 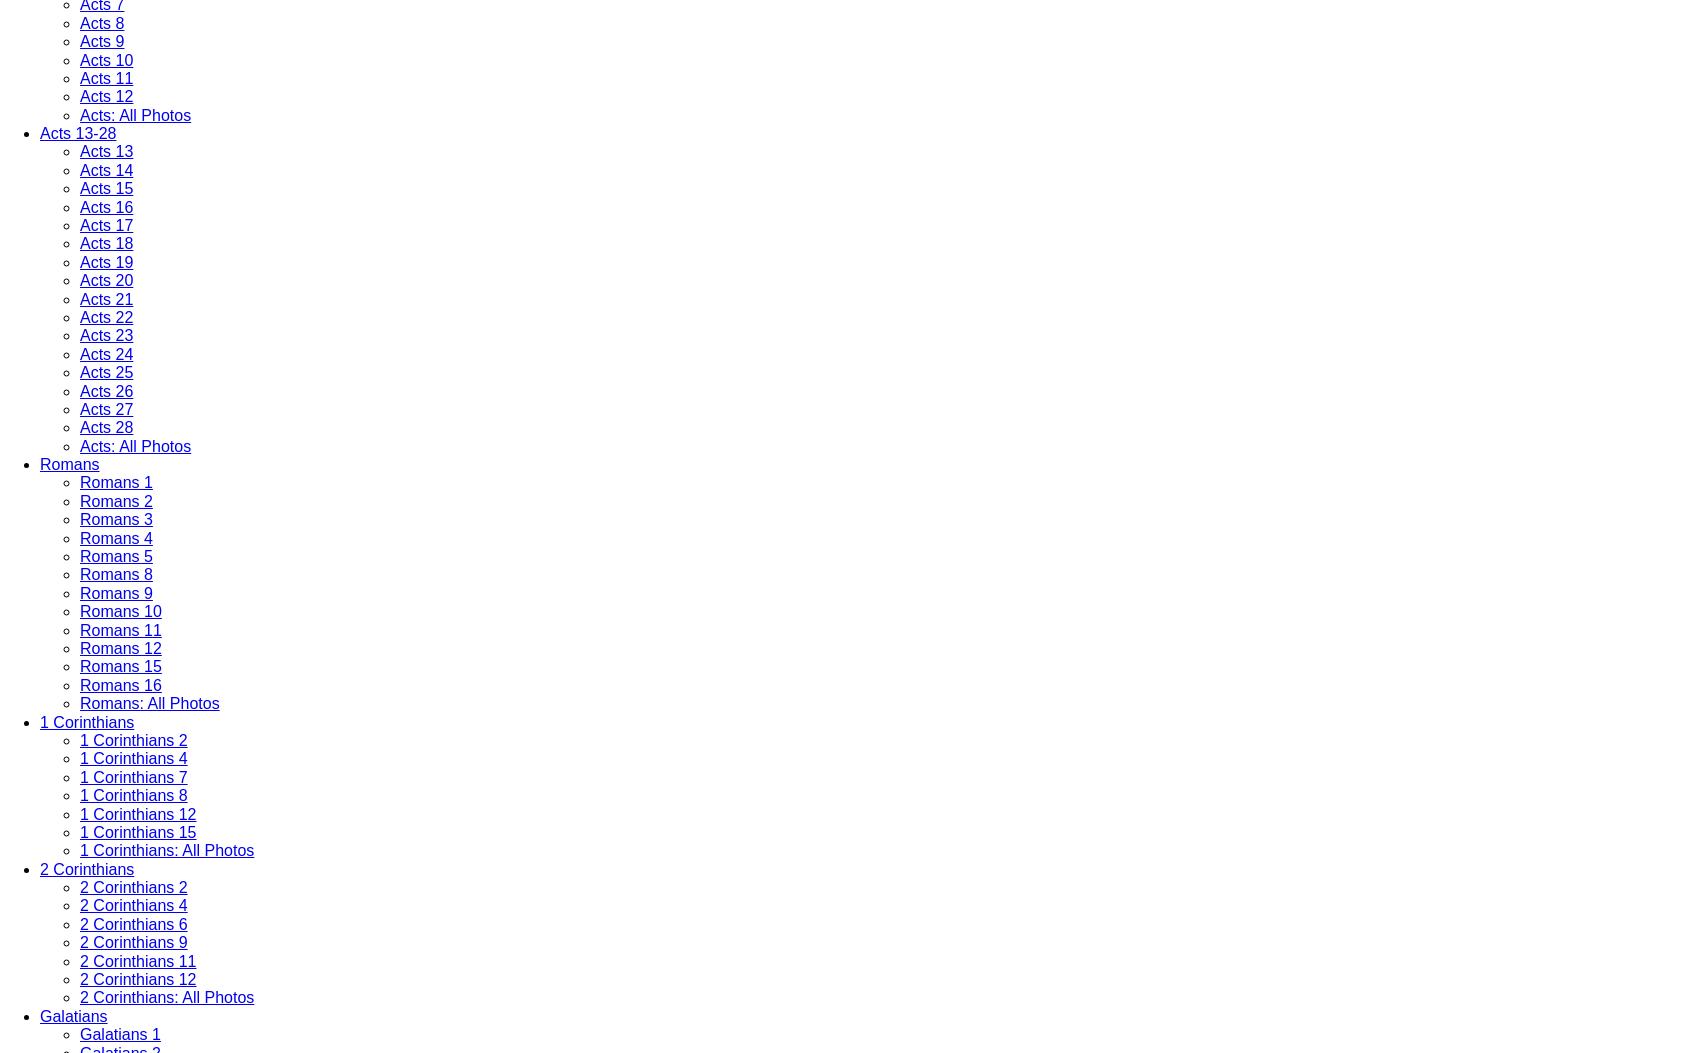 I want to click on '2 Corinthians: All Photos', so click(x=165, y=997).